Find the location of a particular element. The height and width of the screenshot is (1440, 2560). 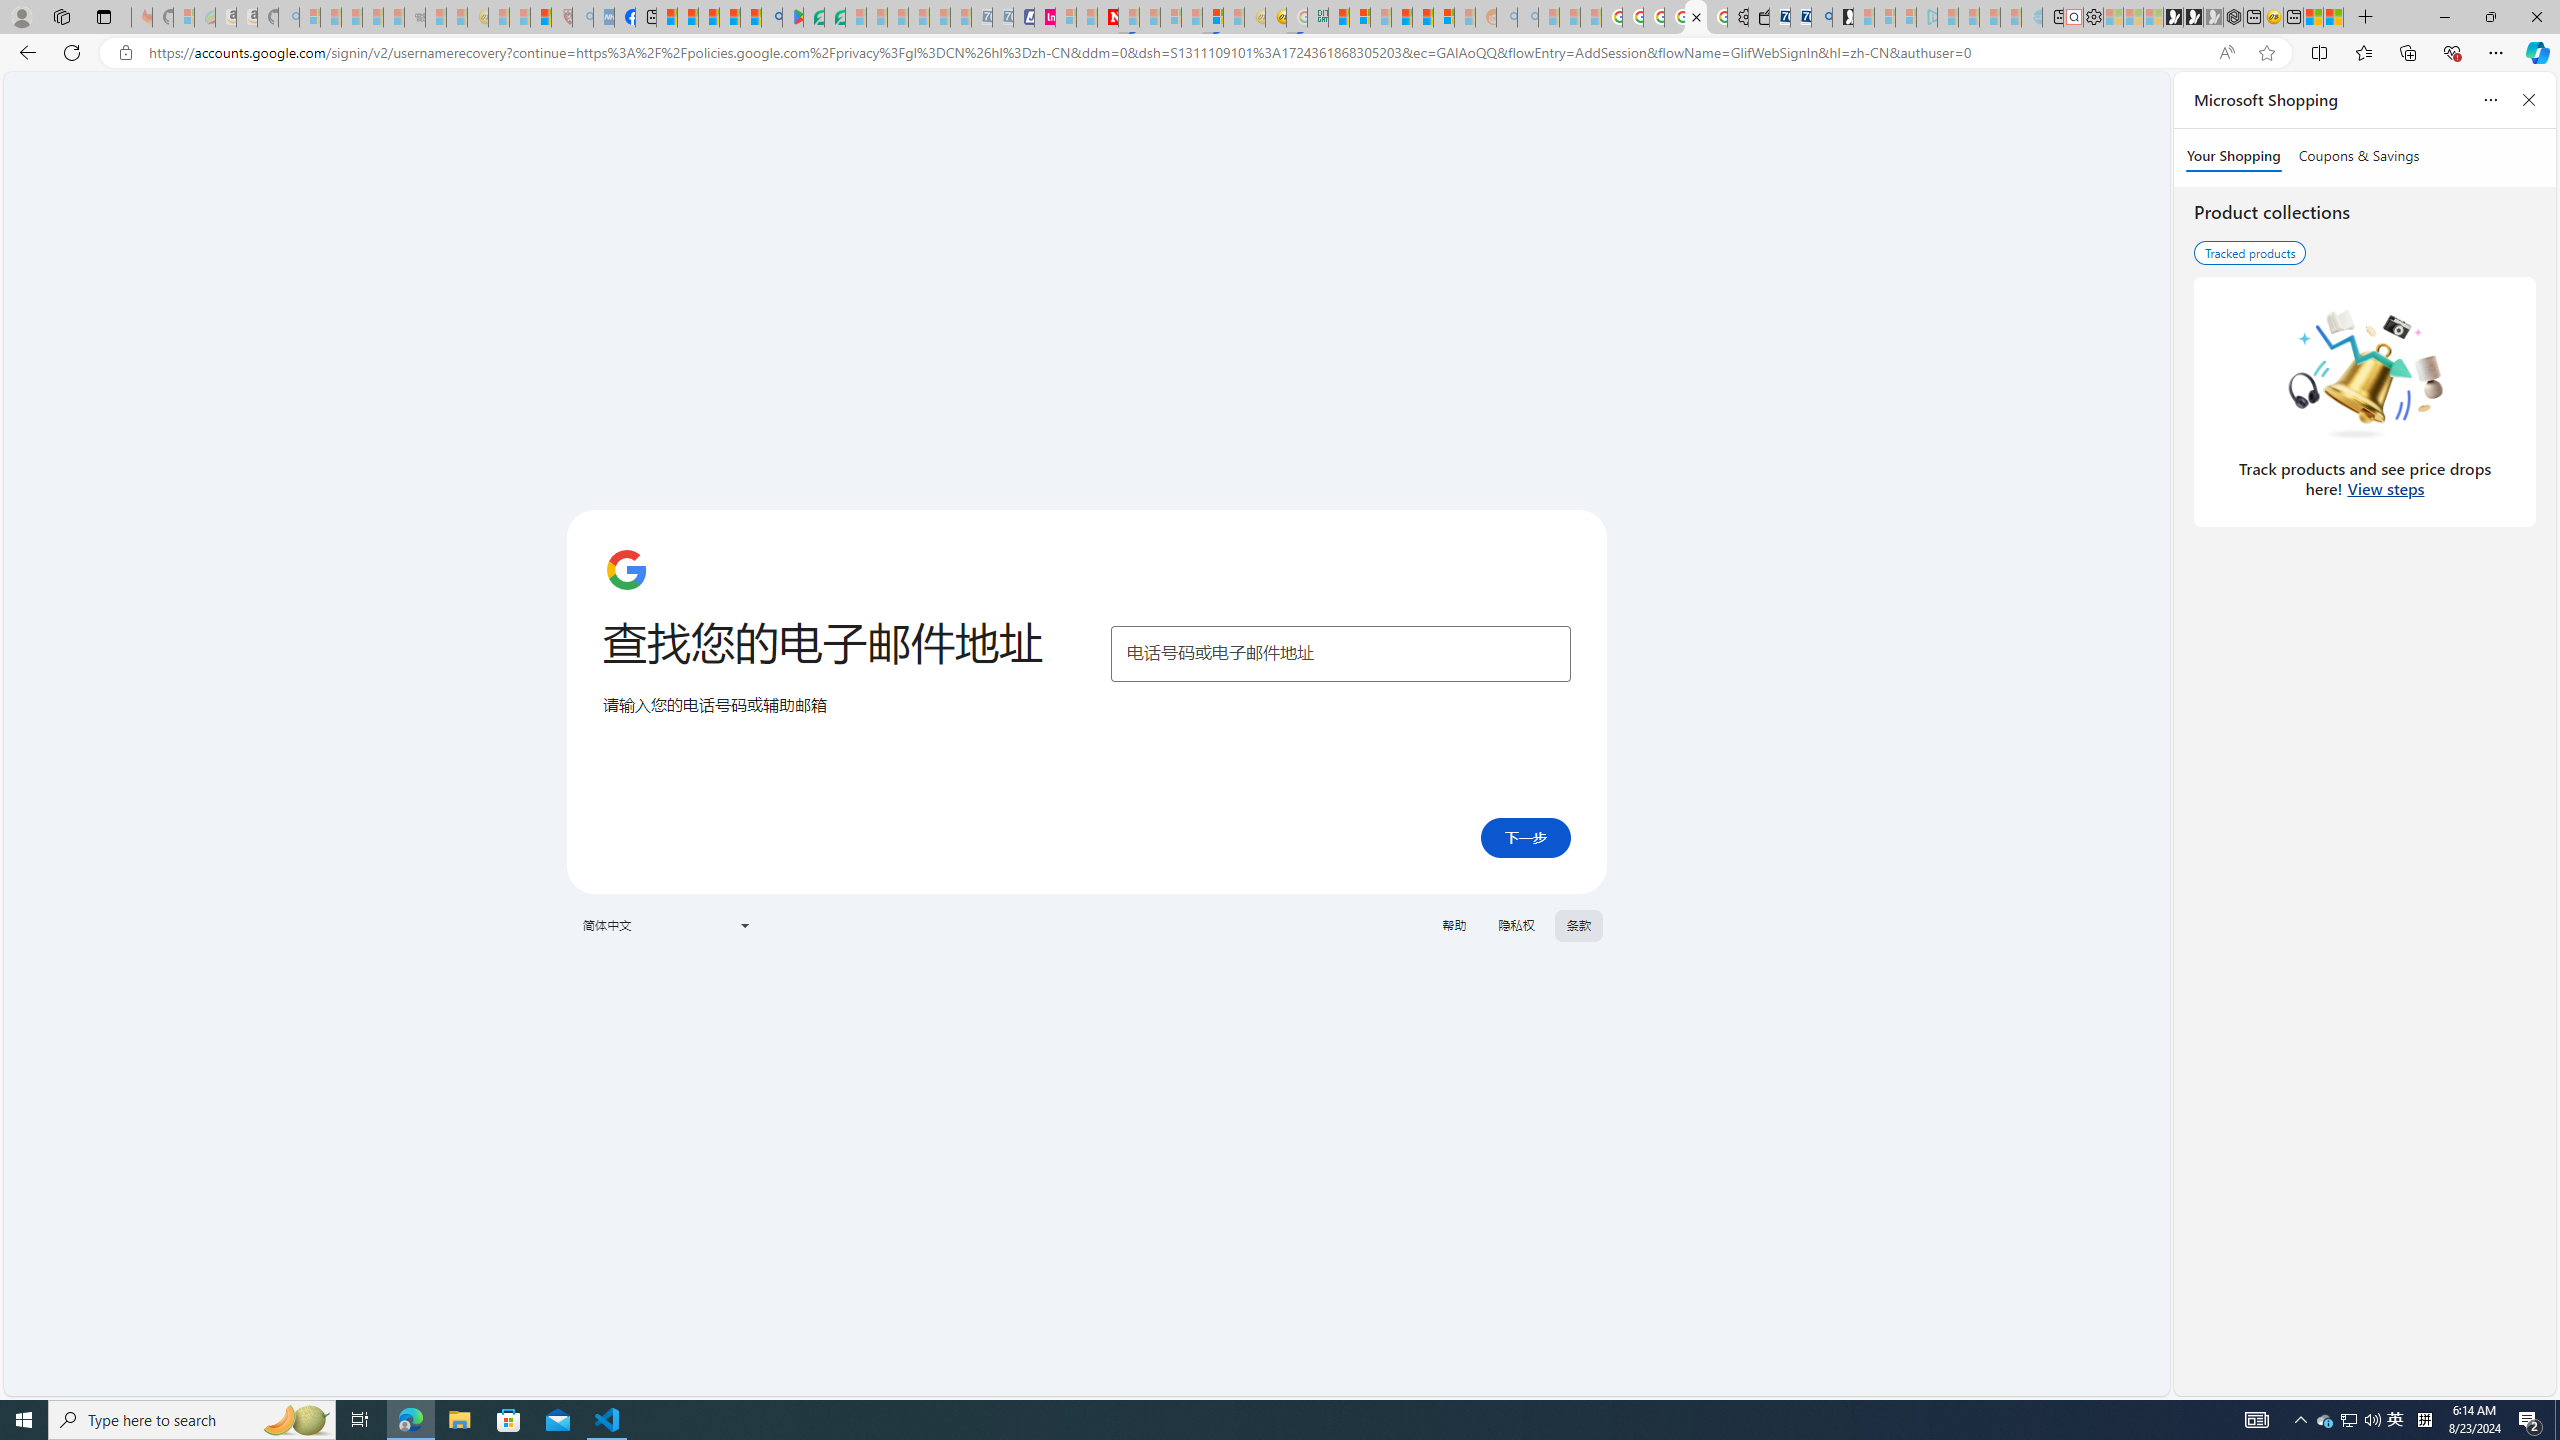

'Wallet' is located at coordinates (1760, 16).